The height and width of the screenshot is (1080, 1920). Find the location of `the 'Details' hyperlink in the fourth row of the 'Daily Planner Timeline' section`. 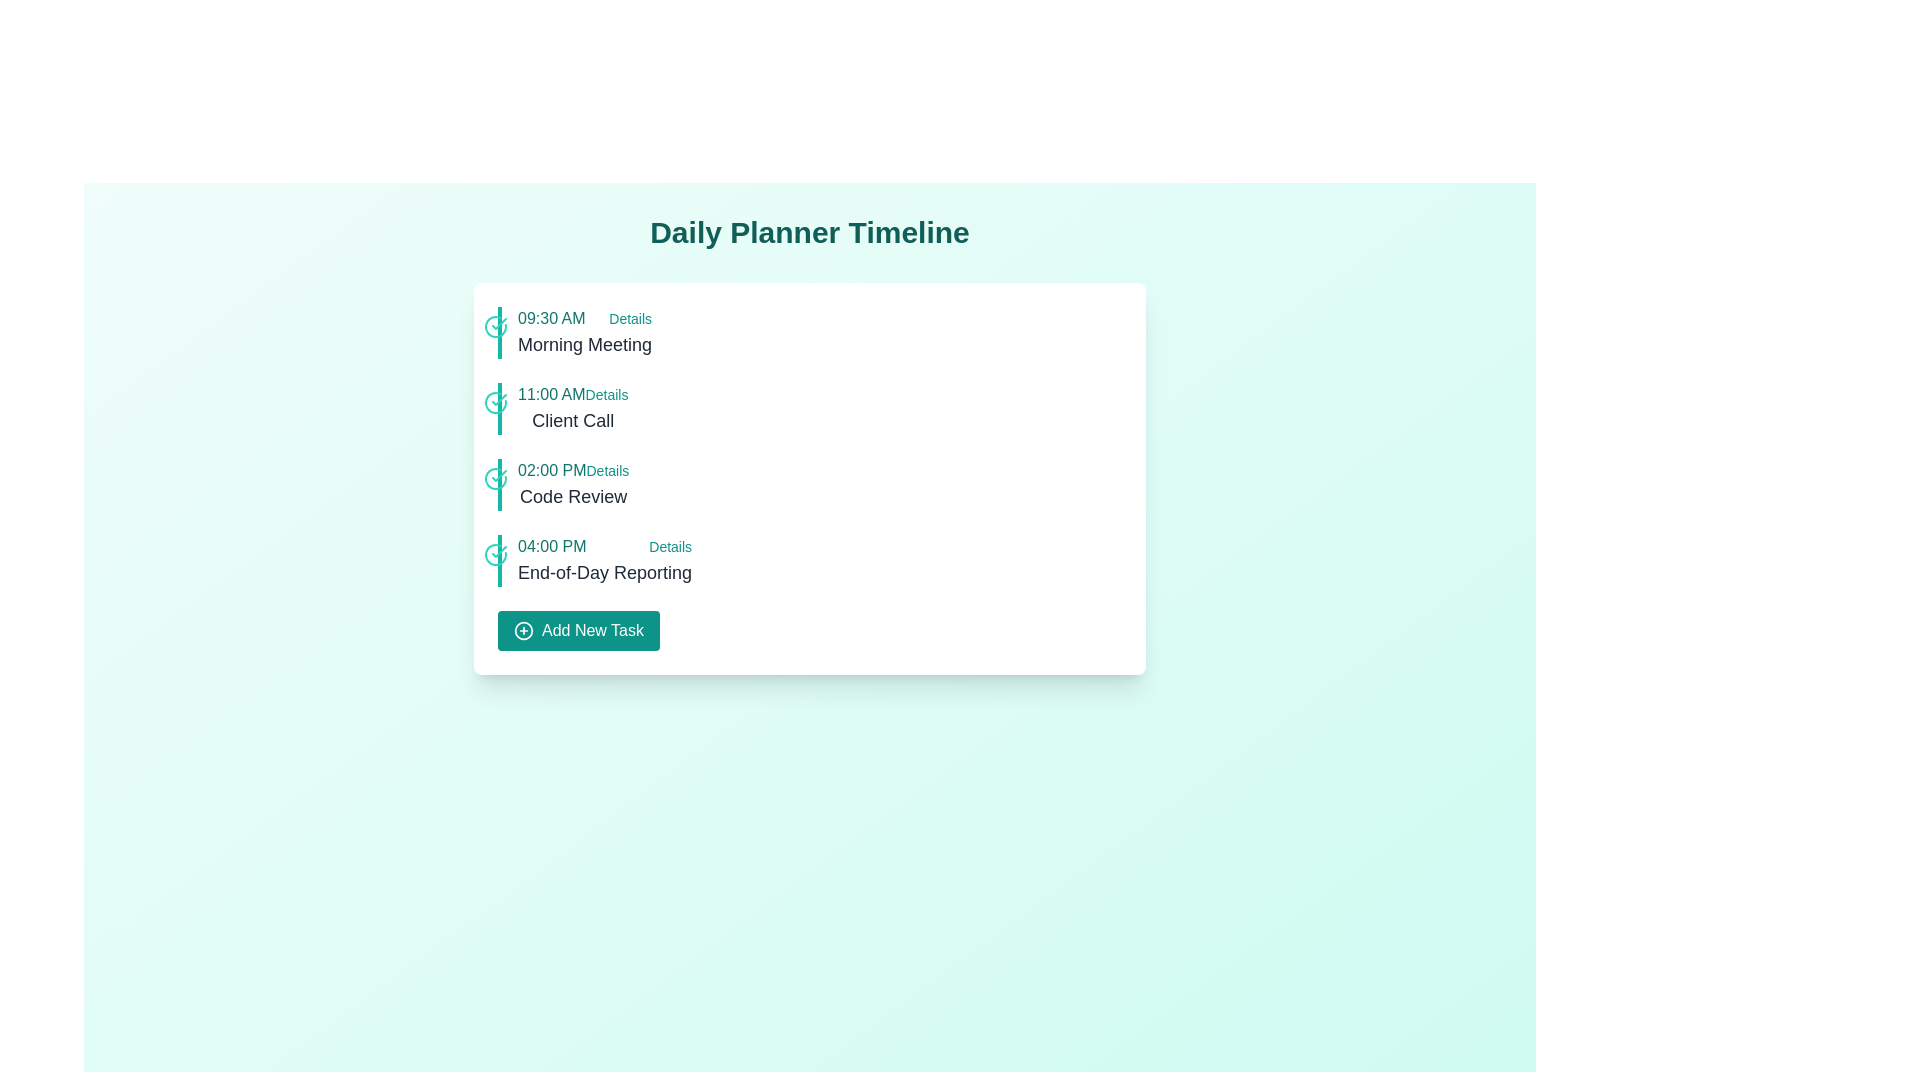

the 'Details' hyperlink in the fourth row of the 'Daily Planner Timeline' section is located at coordinates (670, 547).